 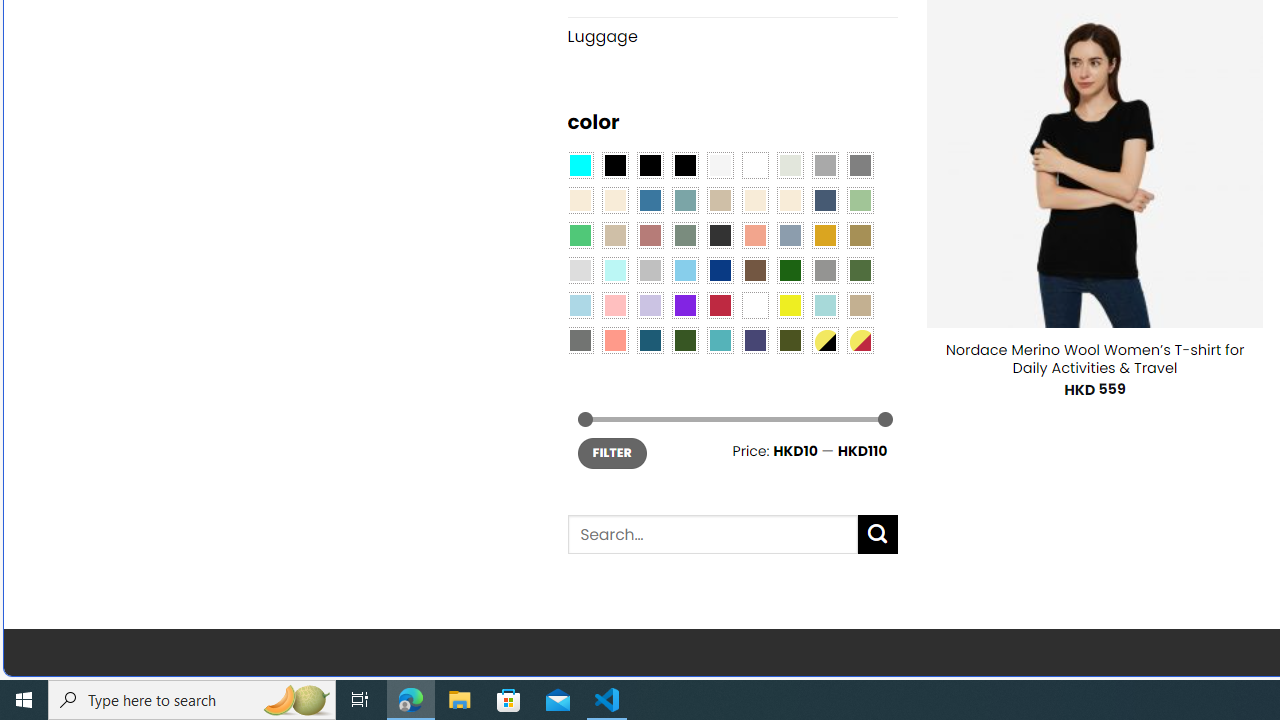 What do you see at coordinates (754, 233) in the screenshot?
I see `'Coral'` at bounding box center [754, 233].